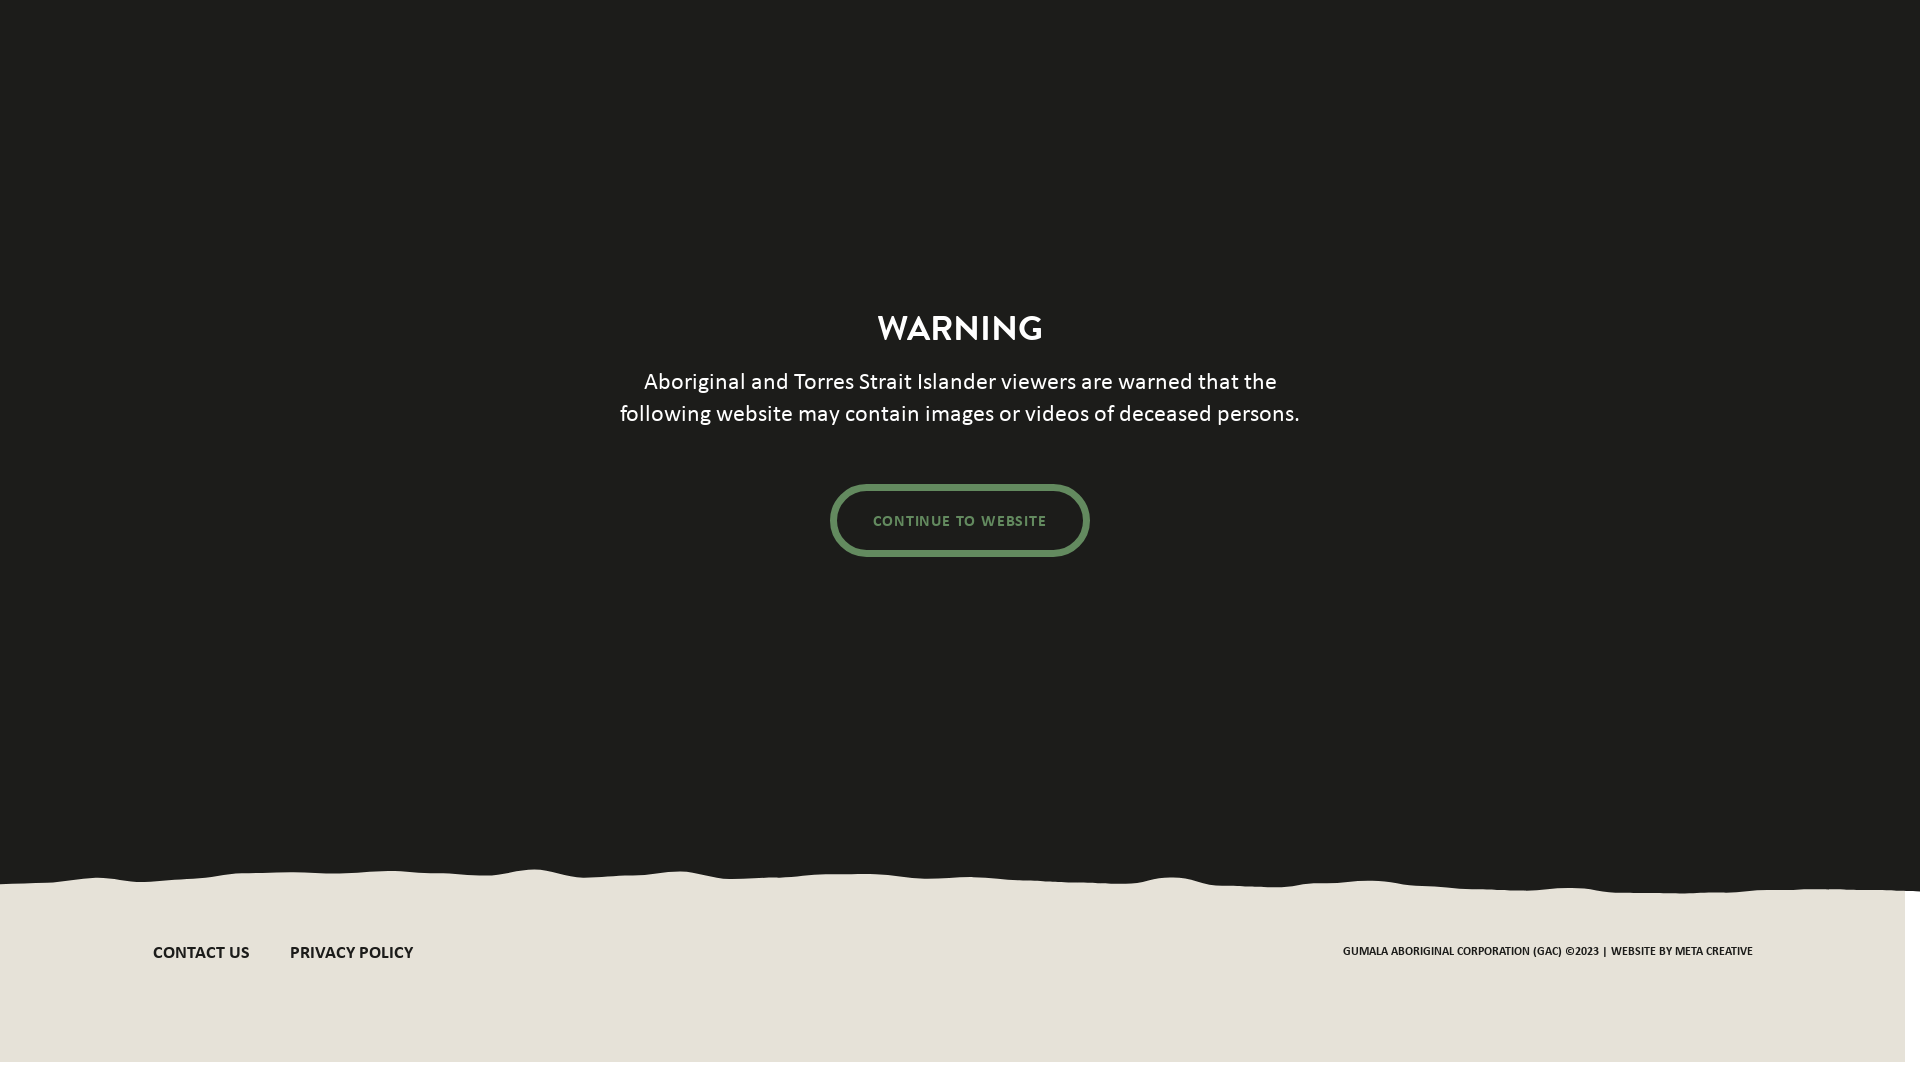 The width and height of the screenshot is (1920, 1080). I want to click on 'CONTACT US', so click(151, 951).